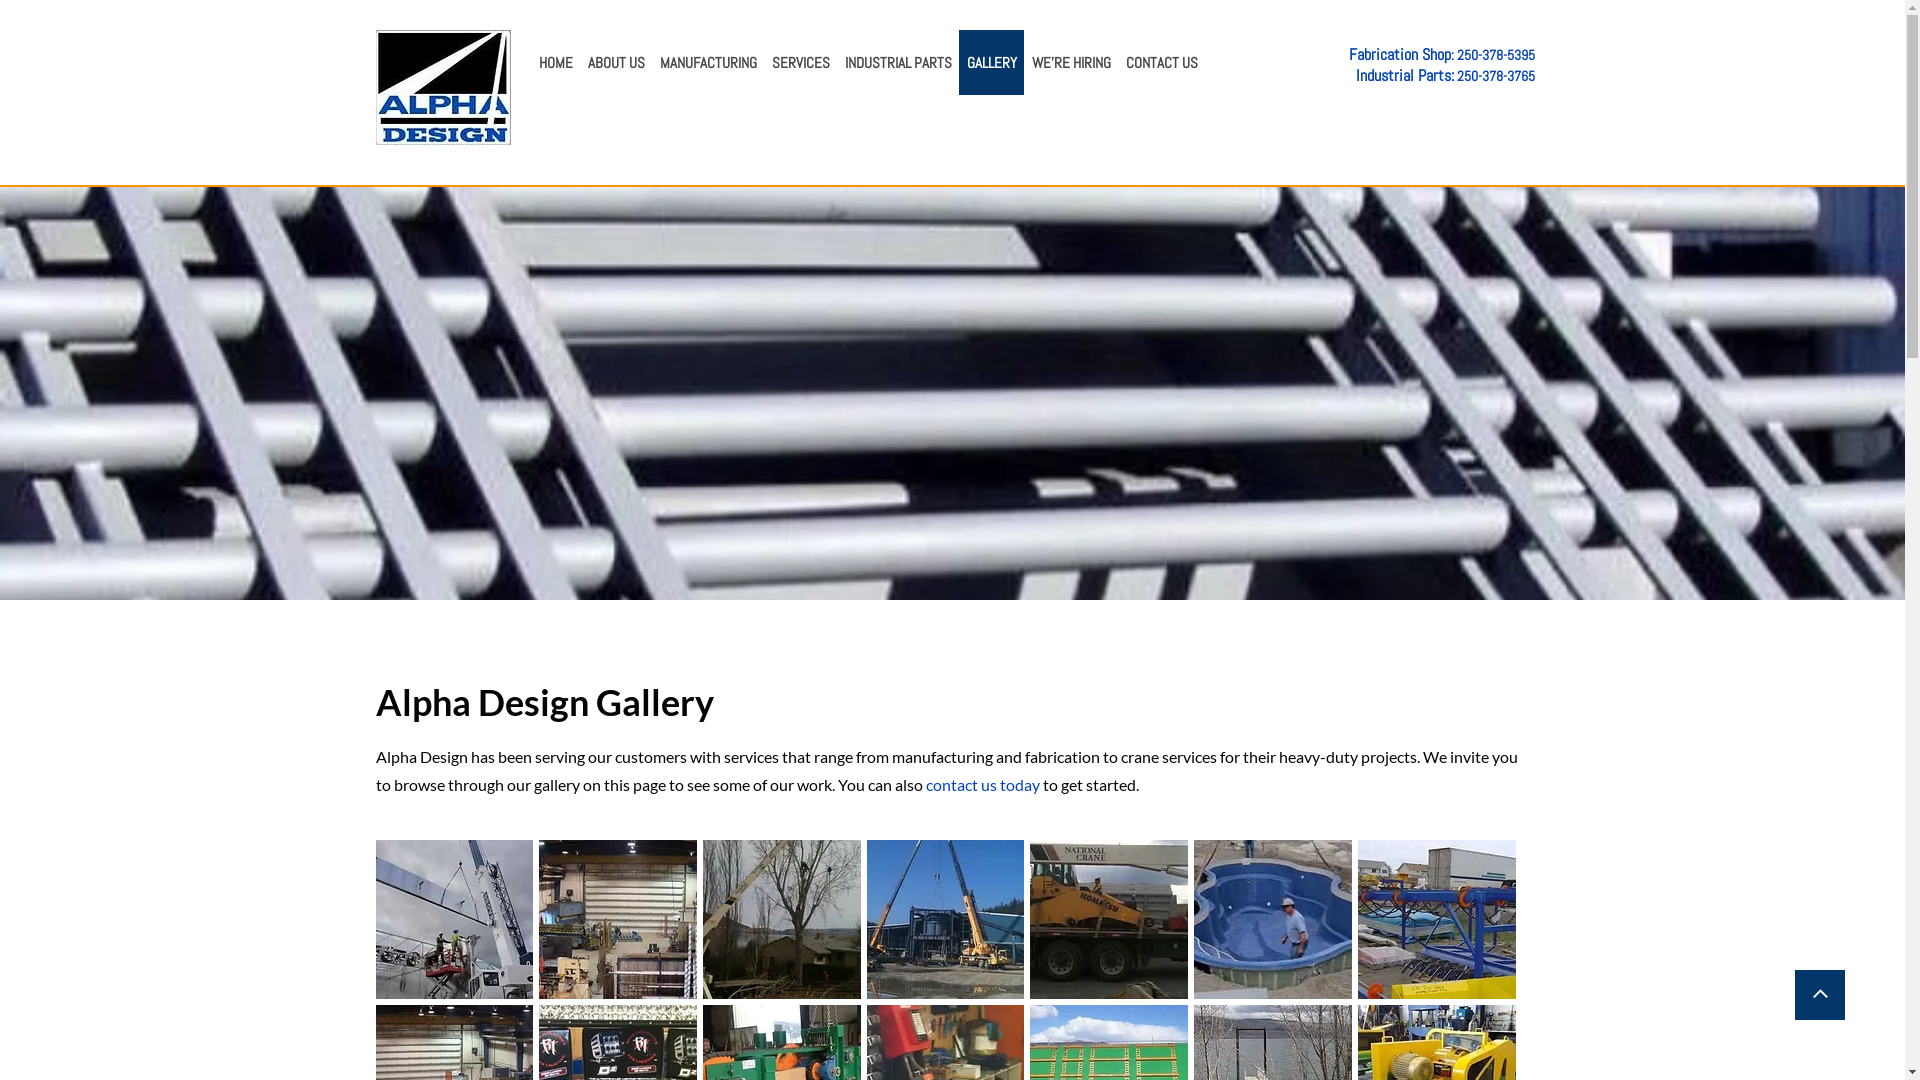 The height and width of the screenshot is (1080, 1920). What do you see at coordinates (762, 61) in the screenshot?
I see `'SERVICES'` at bounding box center [762, 61].